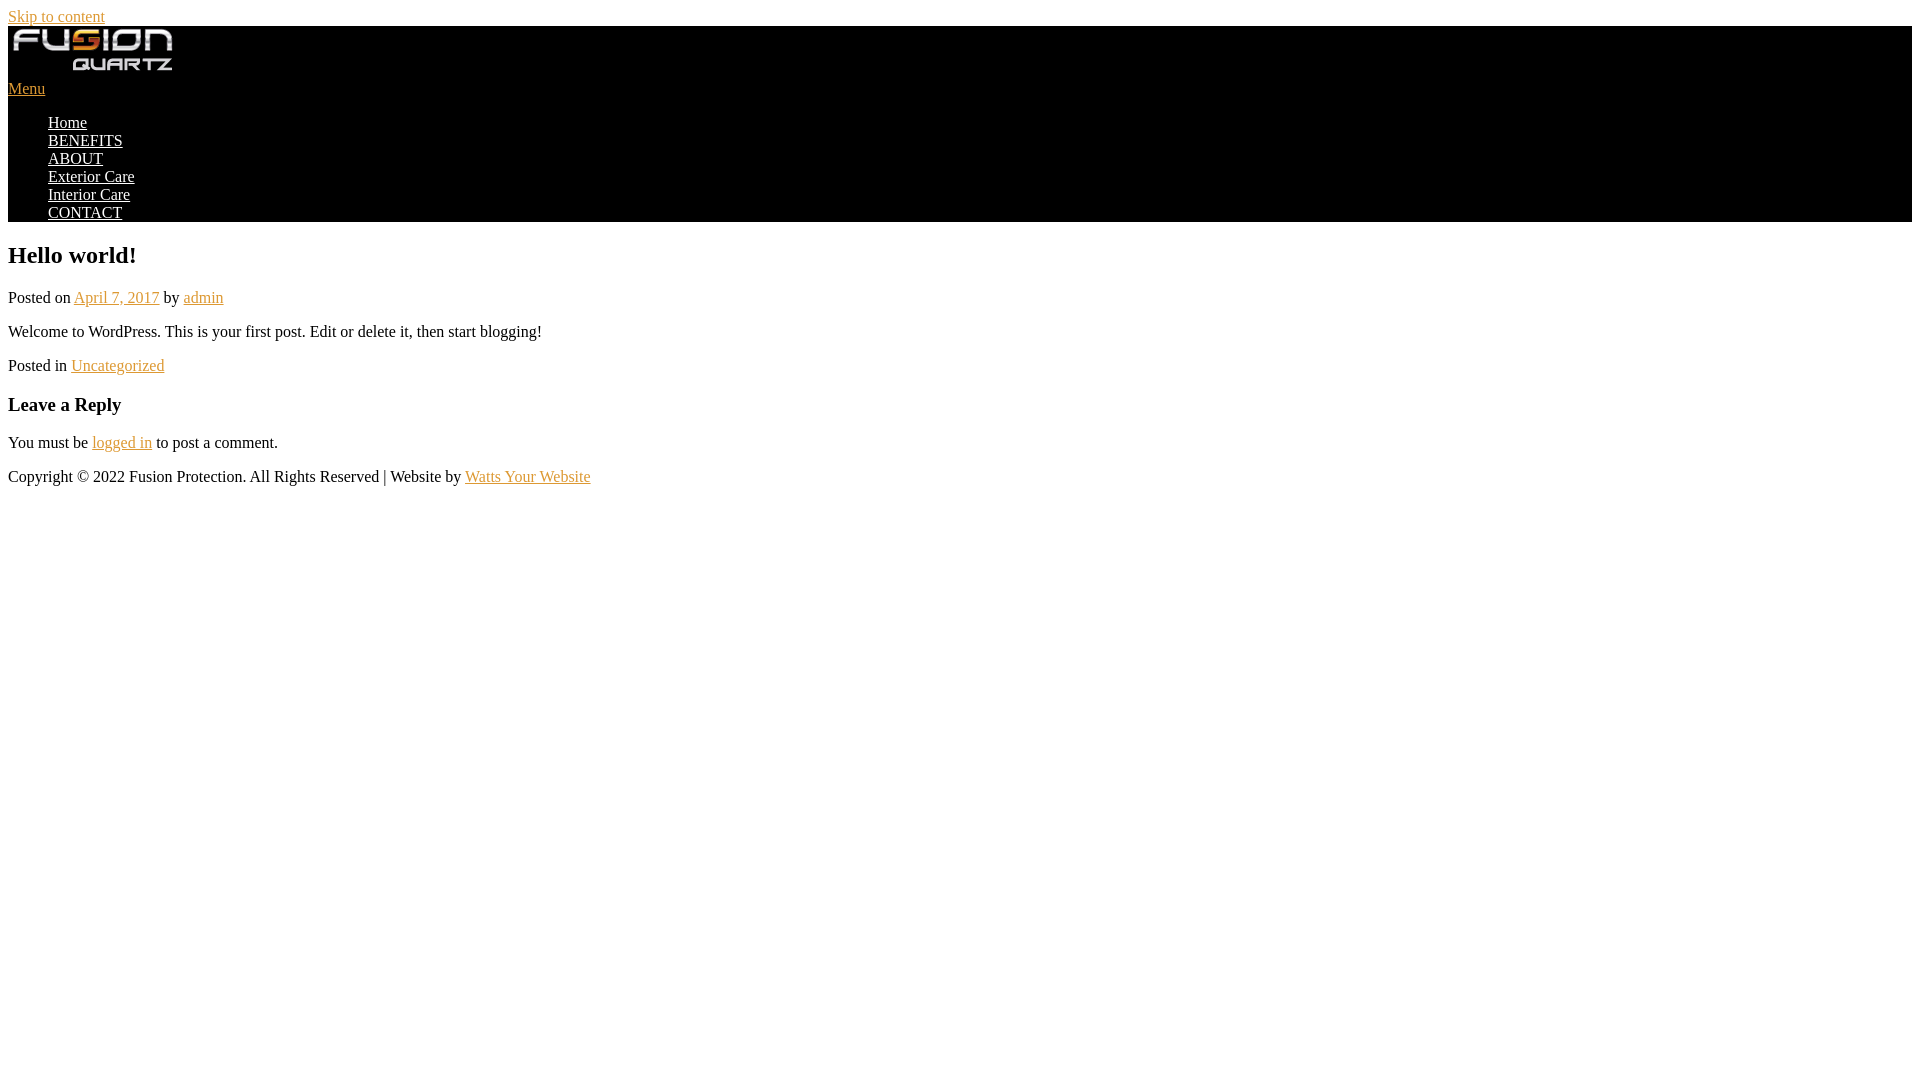 The image size is (1920, 1080). I want to click on 'Uncategorized', so click(71, 365).